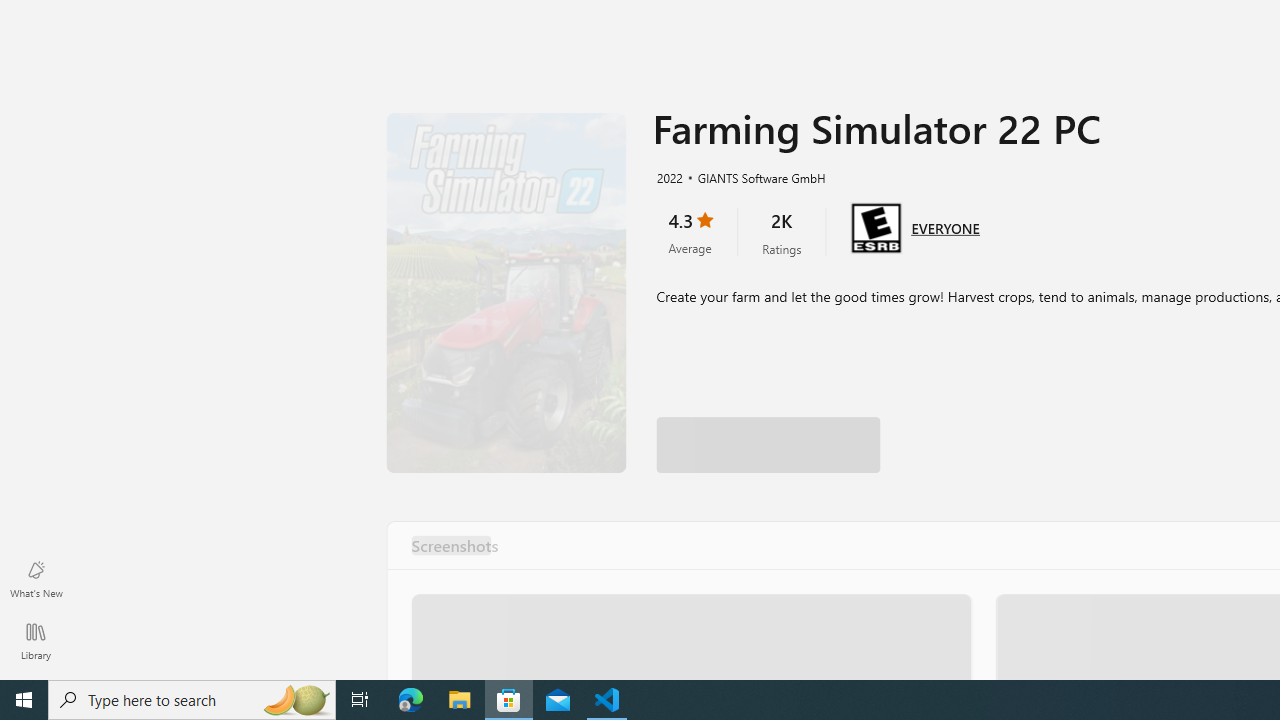  Describe the element at coordinates (752, 176) in the screenshot. I see `'GIANTS Software GmbH'` at that location.